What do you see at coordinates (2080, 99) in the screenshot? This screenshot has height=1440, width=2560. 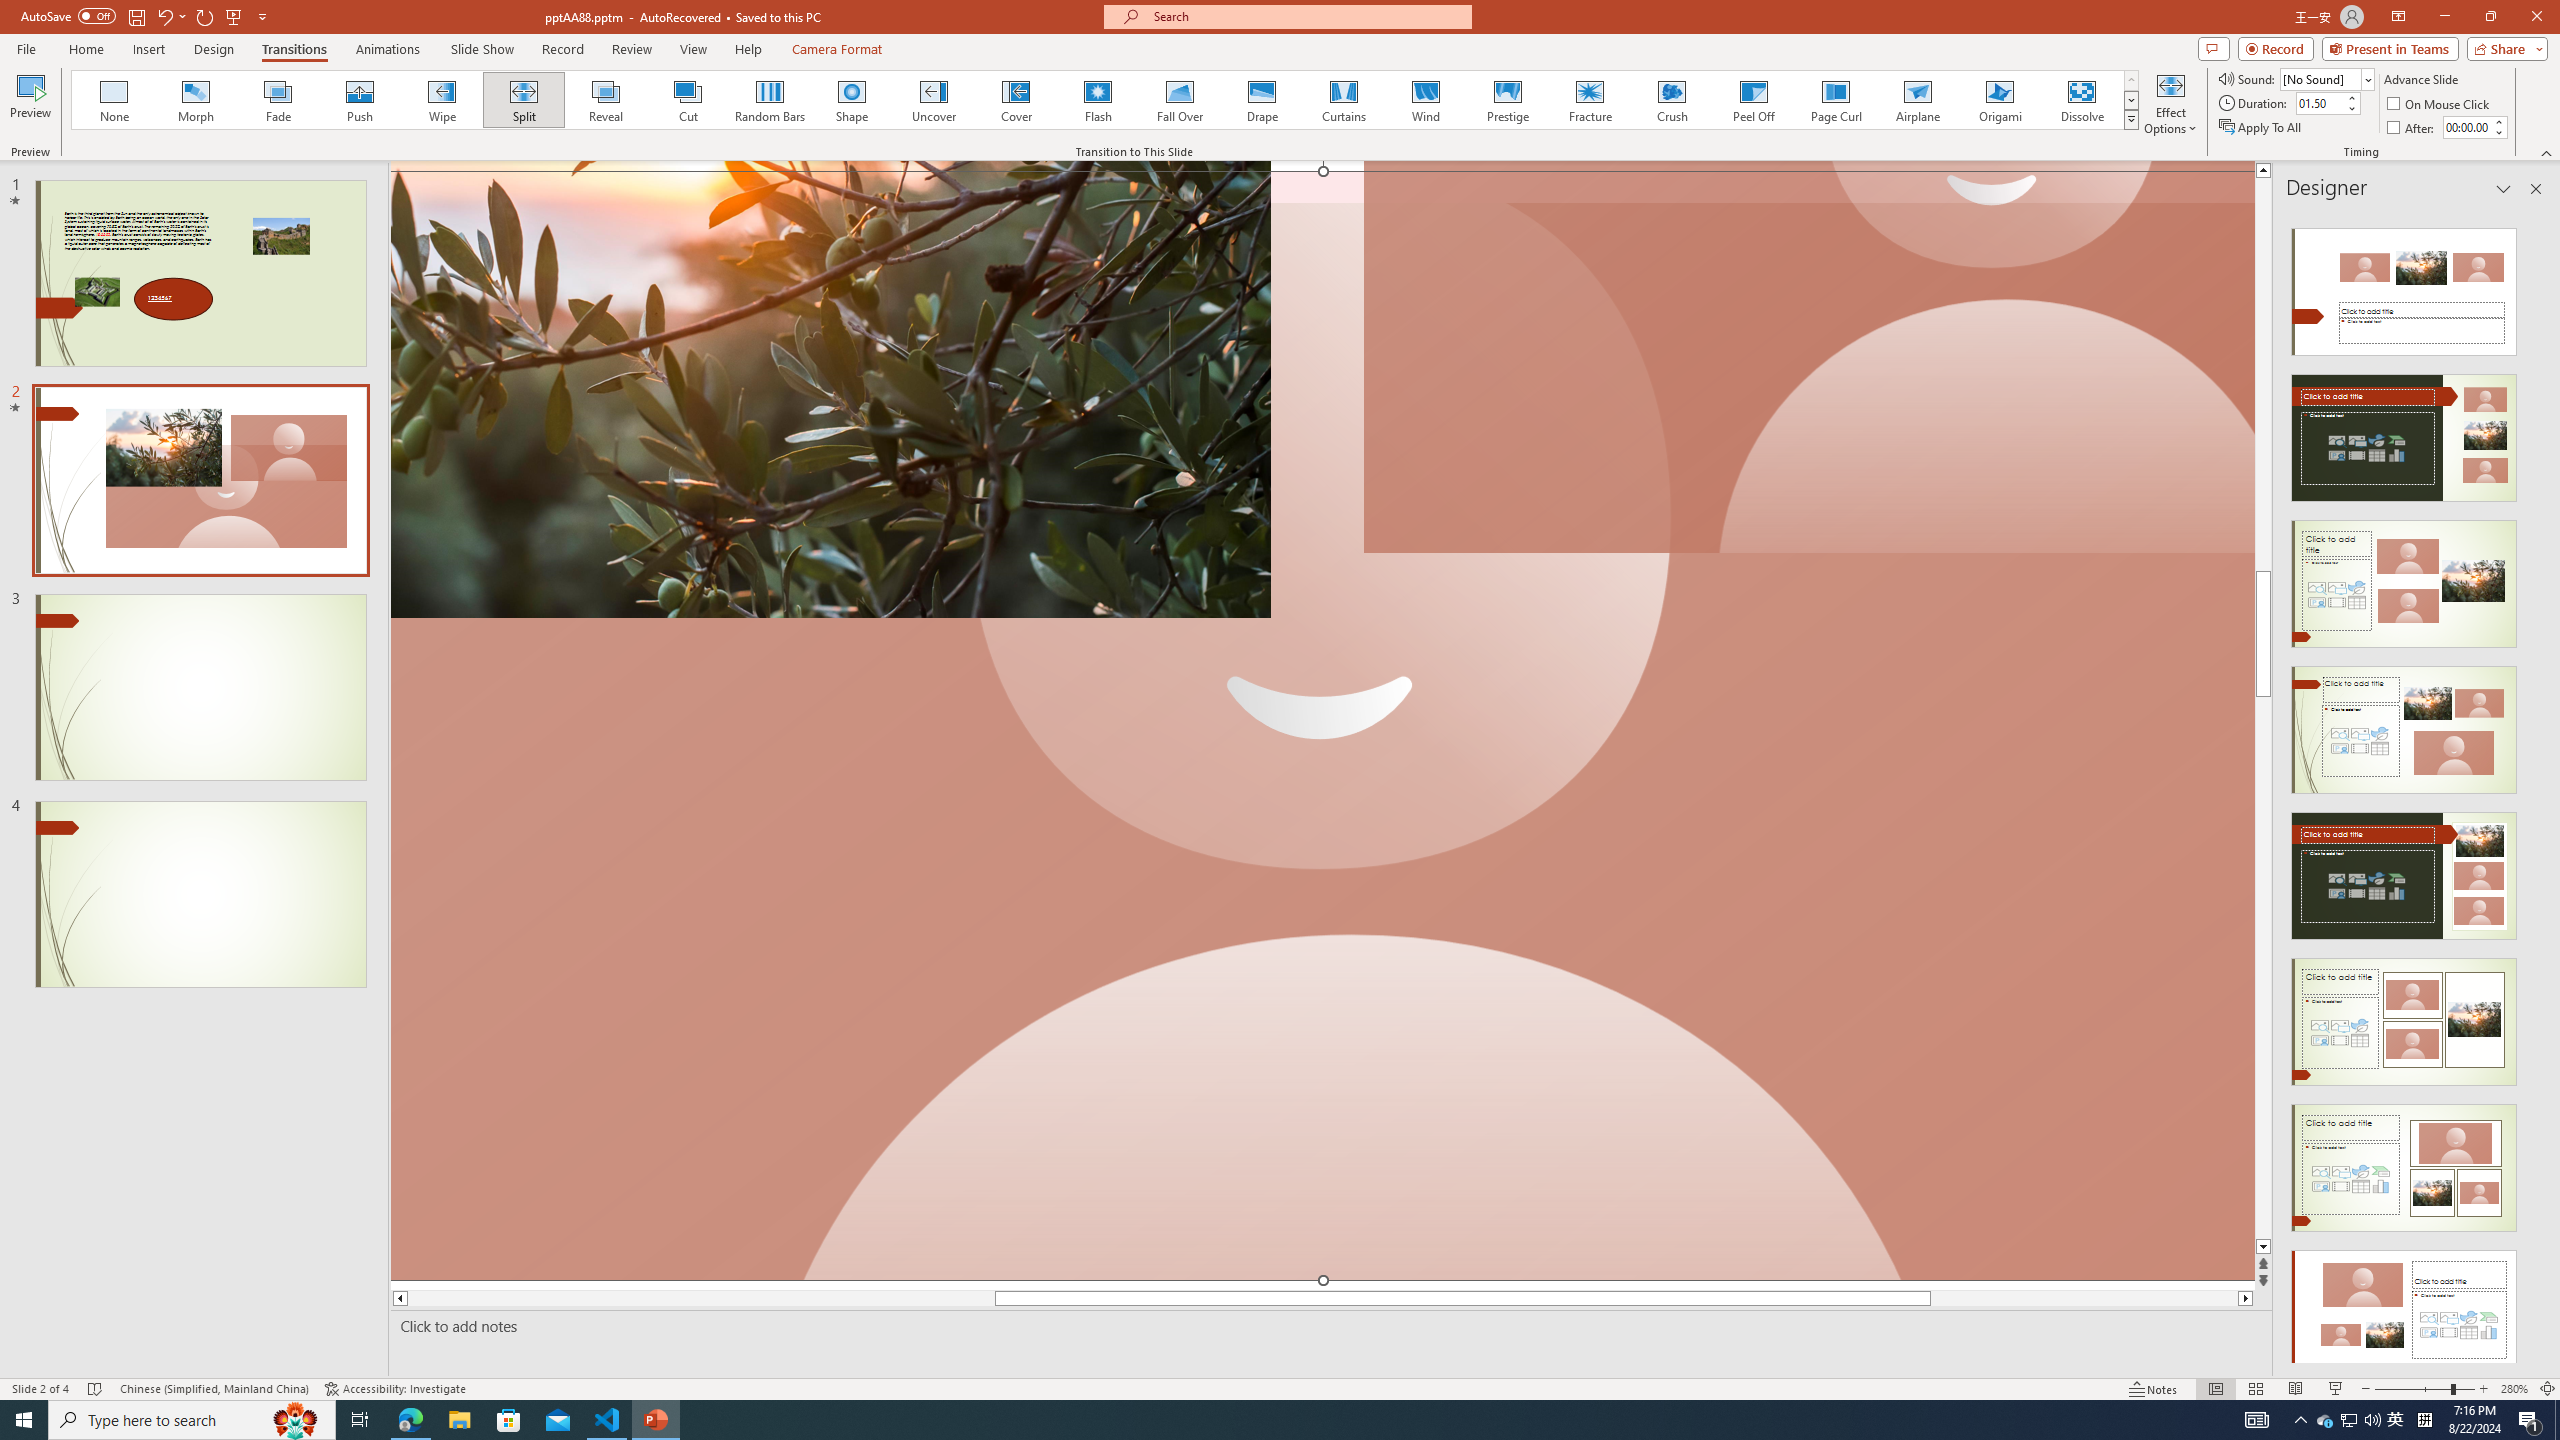 I see `'Dissolve'` at bounding box center [2080, 99].